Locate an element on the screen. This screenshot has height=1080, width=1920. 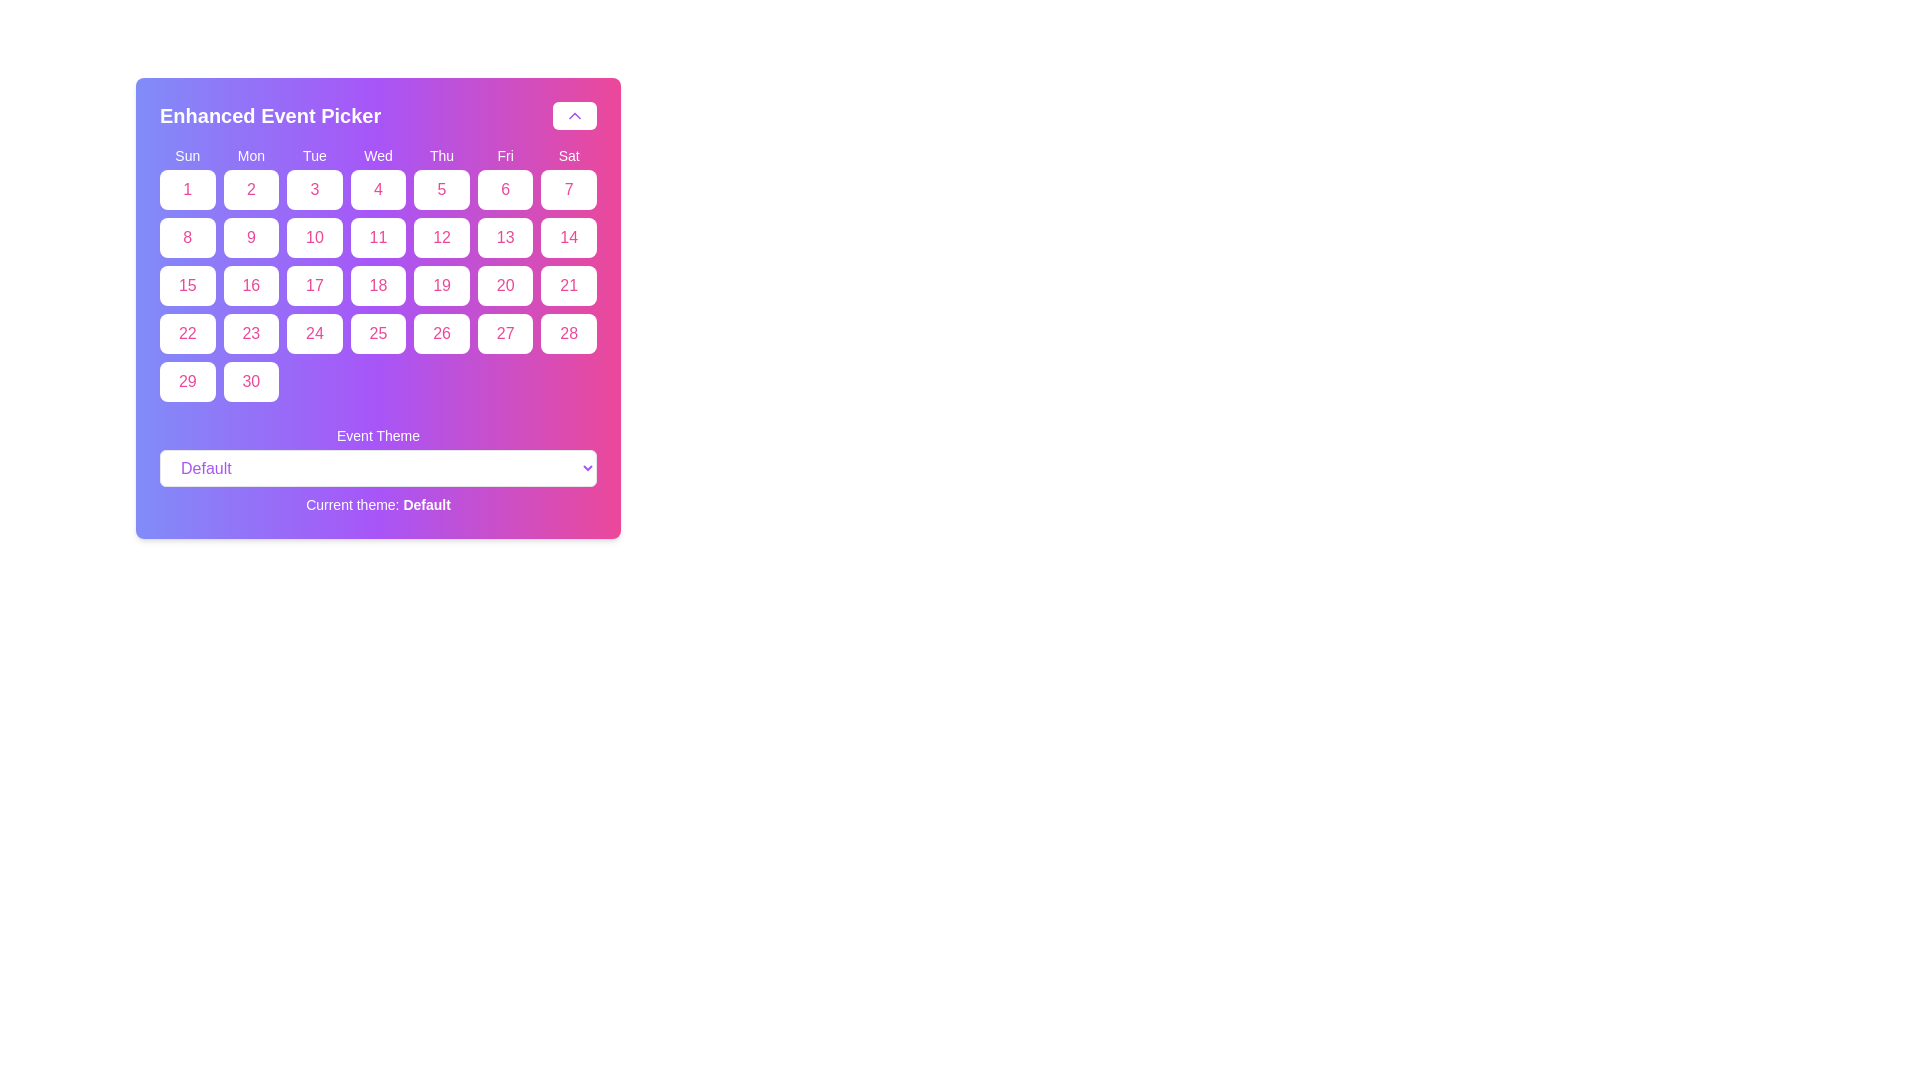
the button representing the date '3' in the calendar UI is located at coordinates (313, 189).